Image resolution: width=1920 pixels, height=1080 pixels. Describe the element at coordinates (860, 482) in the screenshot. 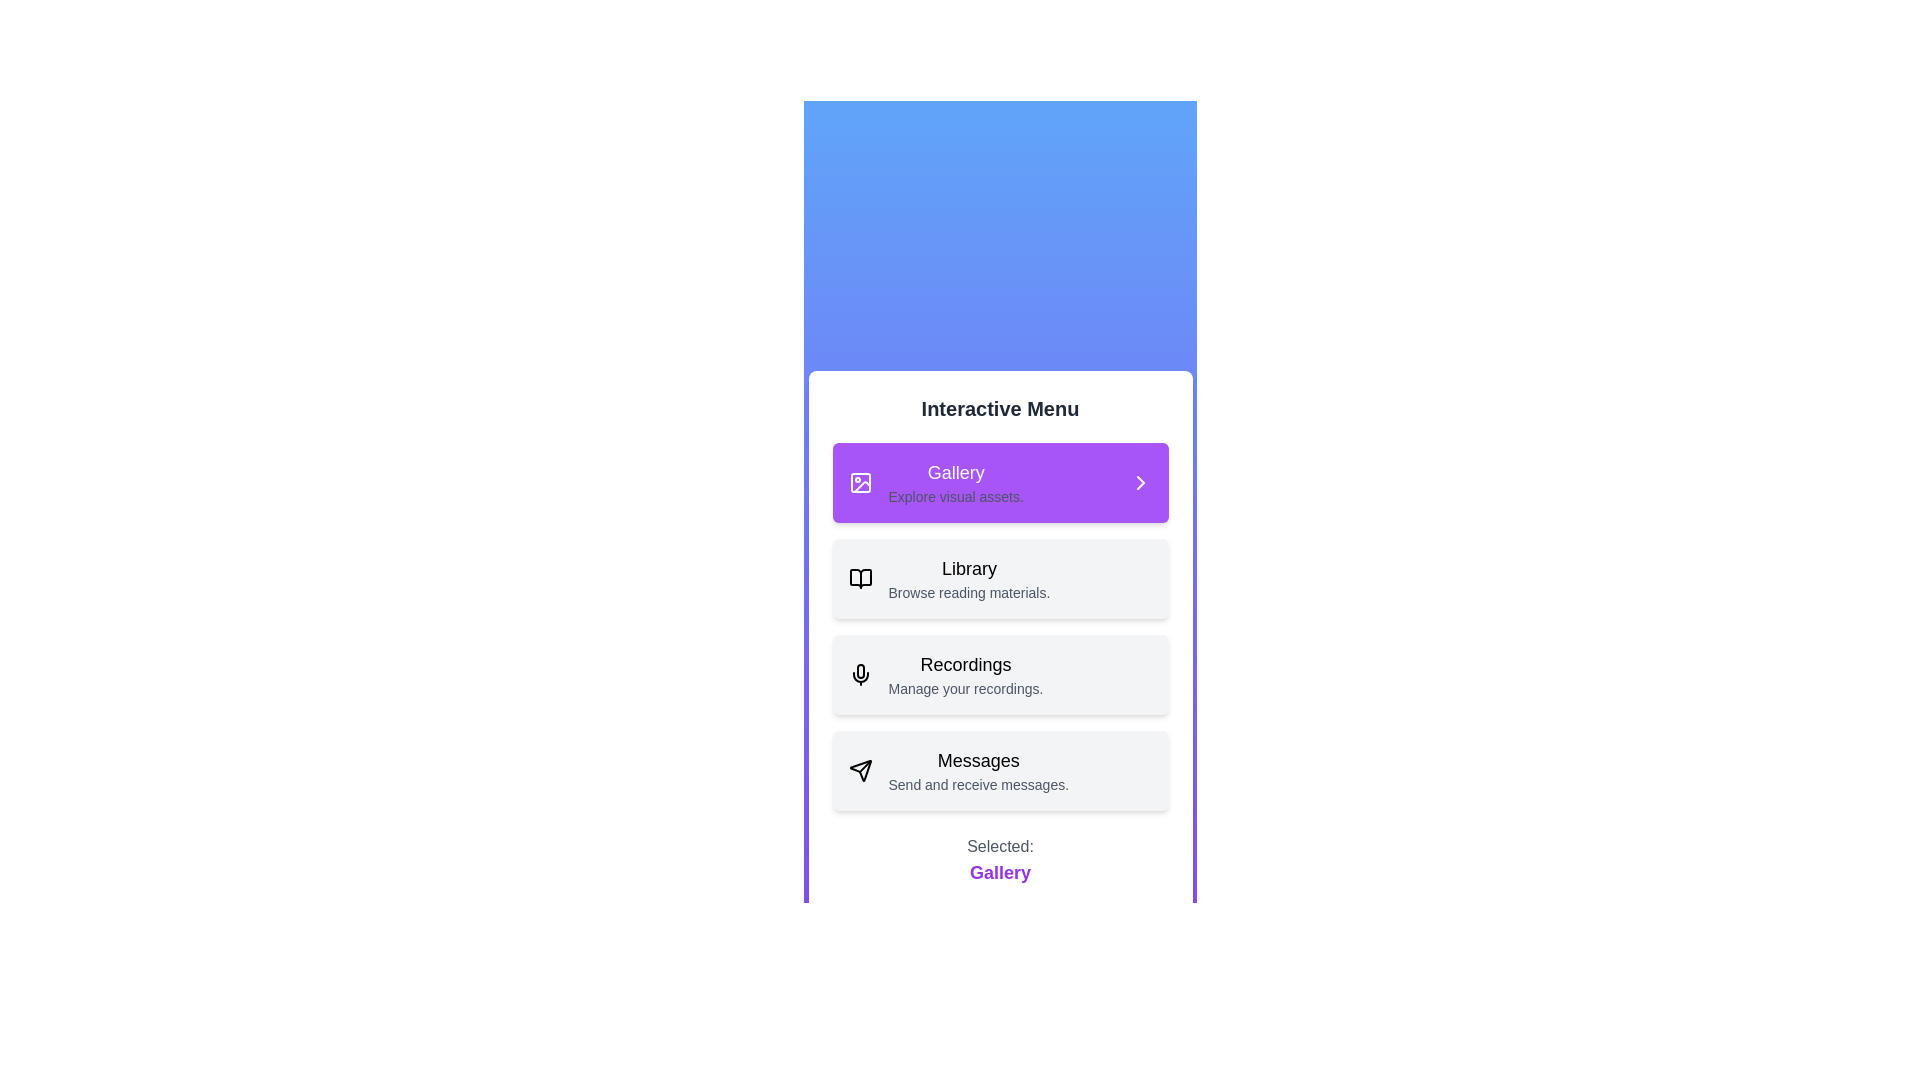

I see `the icon of the list item labeled Gallery` at that location.